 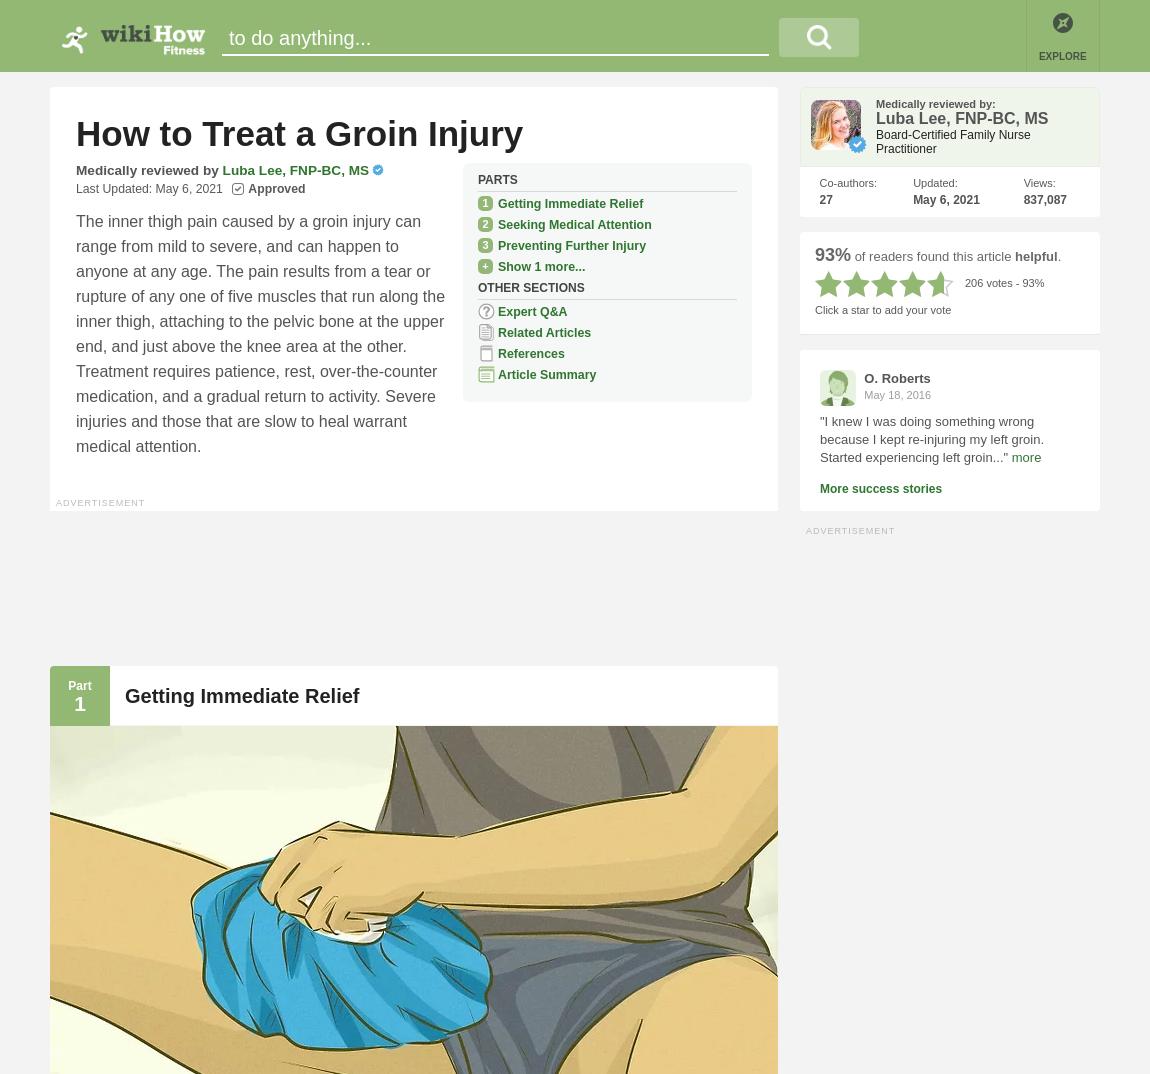 What do you see at coordinates (931, 437) in the screenshot?
I see `'"I knew I was doing something wrong because I kept re-injuring my left groin. Started experiencing left groin'` at bounding box center [931, 437].